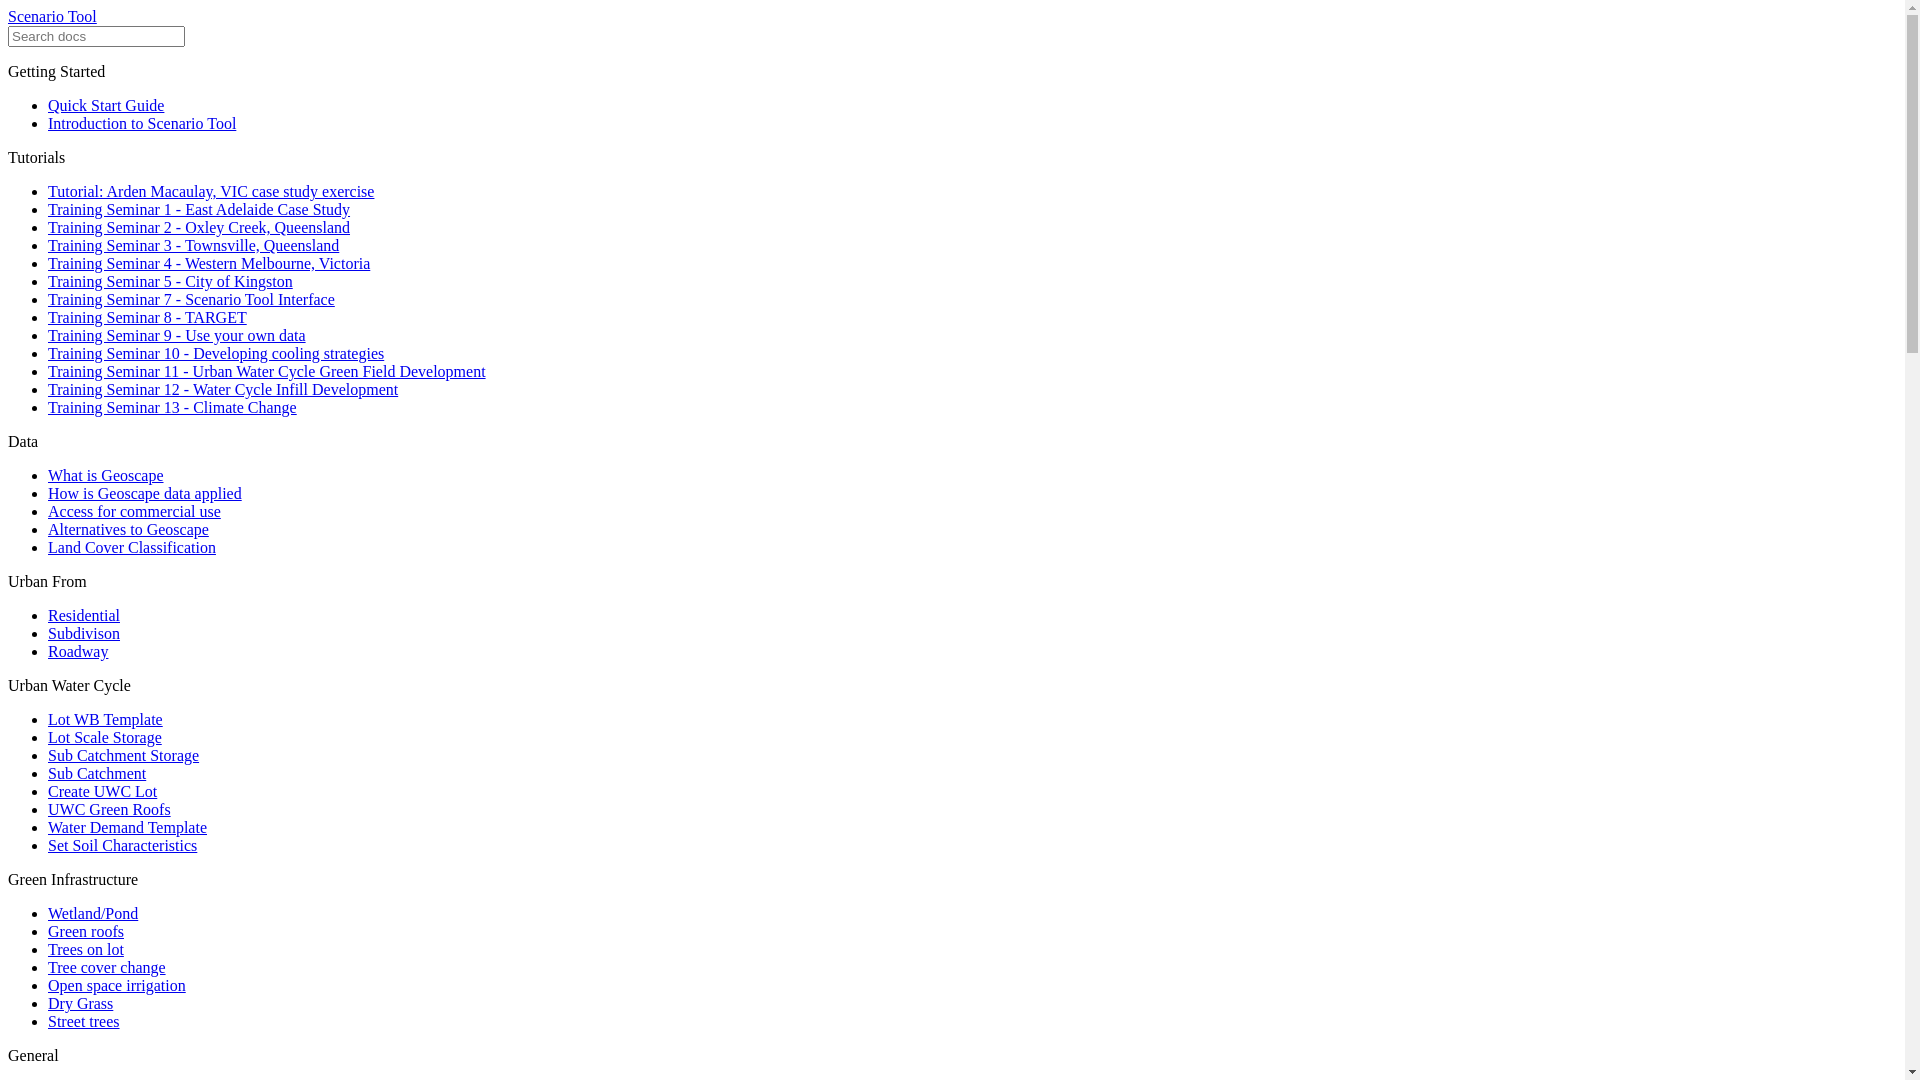  Describe the element at coordinates (104, 475) in the screenshot. I see `'What is Geoscape'` at that location.